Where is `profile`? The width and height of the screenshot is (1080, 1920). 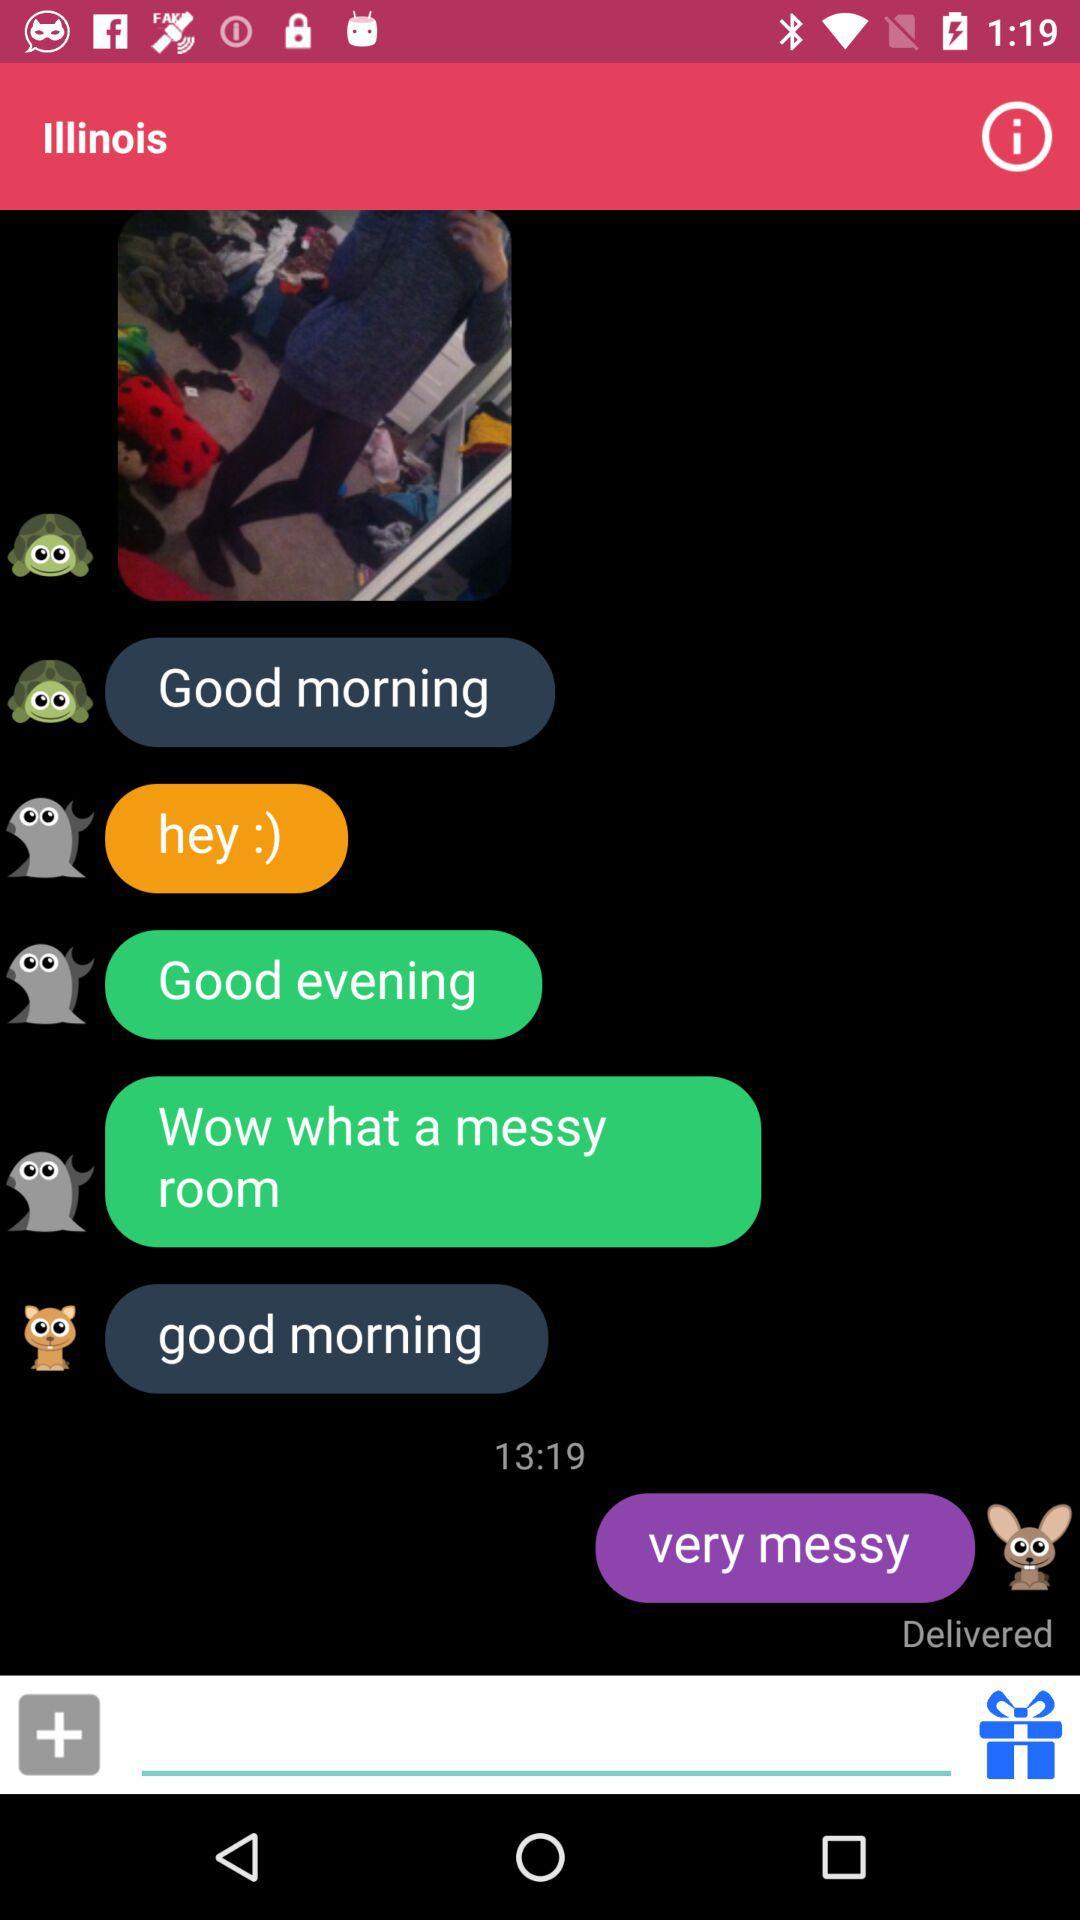 profile is located at coordinates (1029, 1546).